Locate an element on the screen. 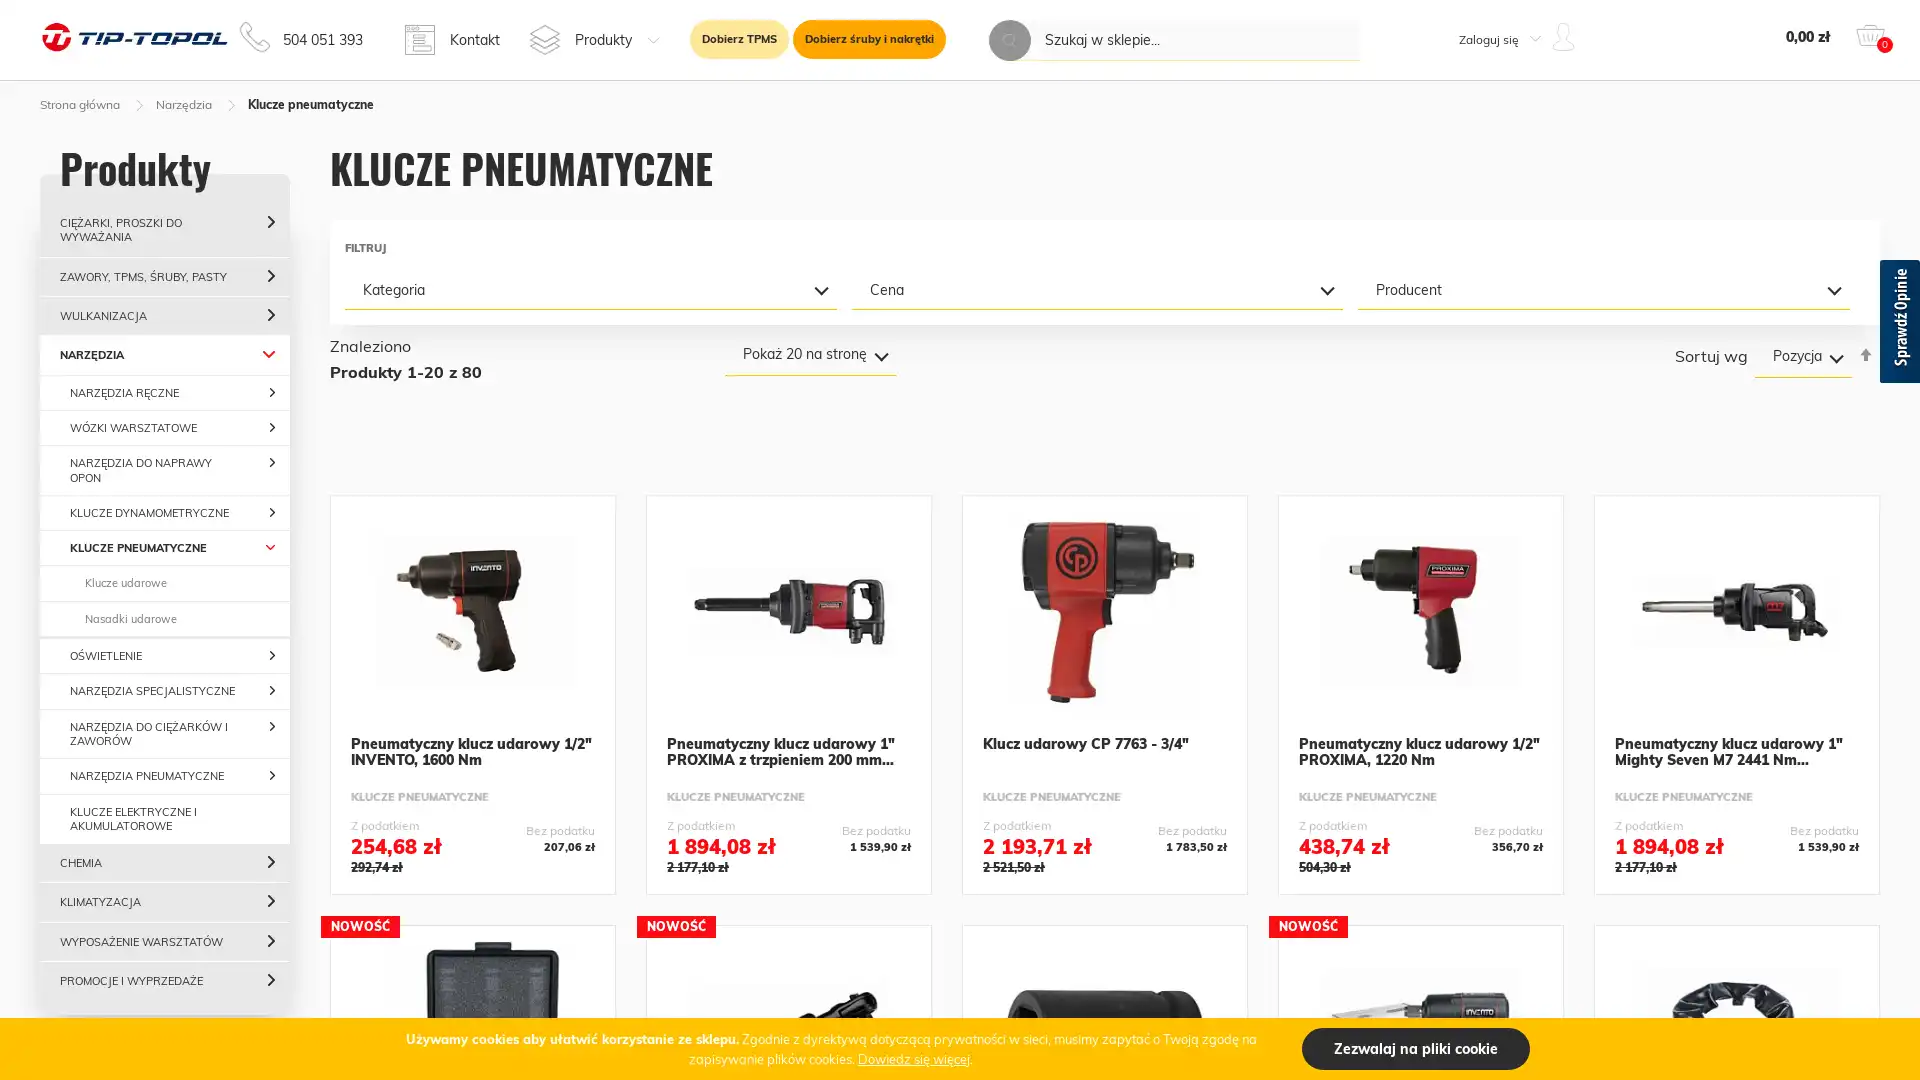 The height and width of the screenshot is (1080, 1920). Dodaj do koszyka is located at coordinates (787, 866).